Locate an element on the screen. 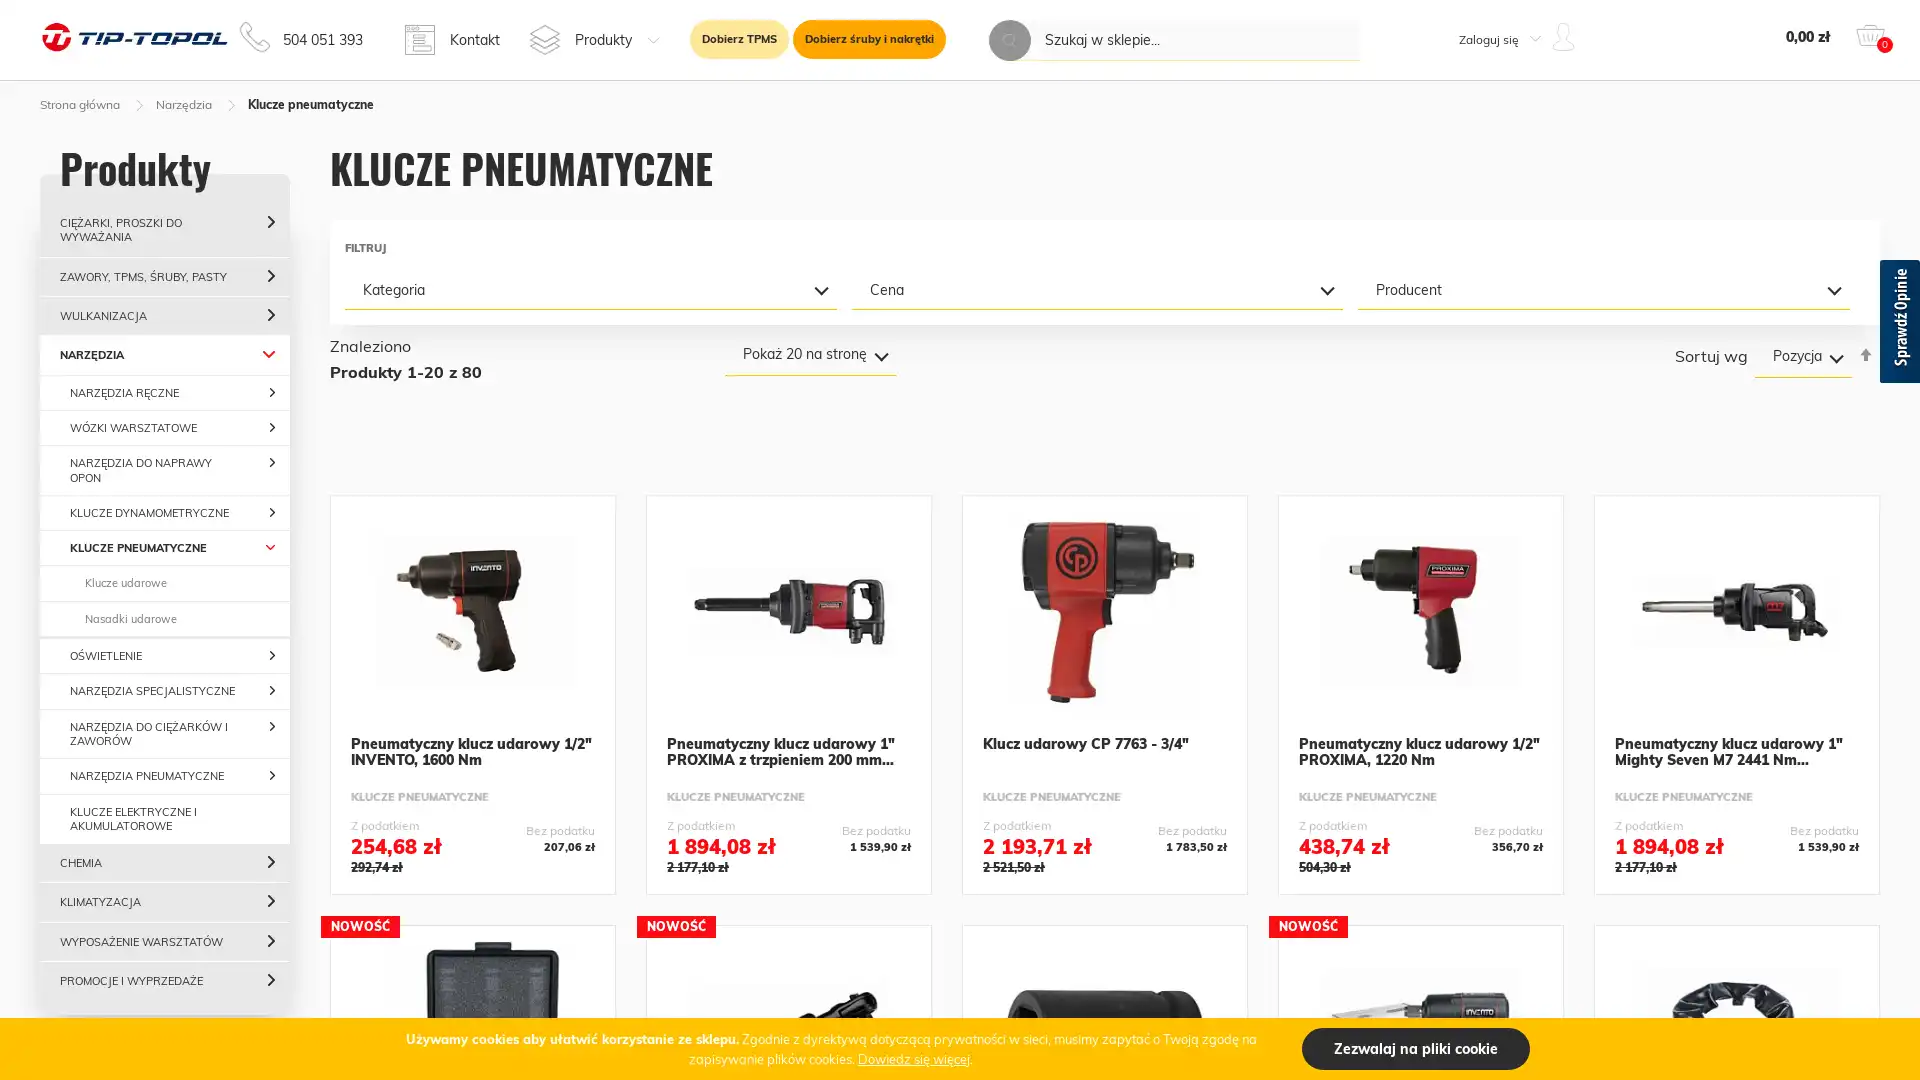 The height and width of the screenshot is (1080, 1920). Dodaj do koszyka is located at coordinates (787, 866).